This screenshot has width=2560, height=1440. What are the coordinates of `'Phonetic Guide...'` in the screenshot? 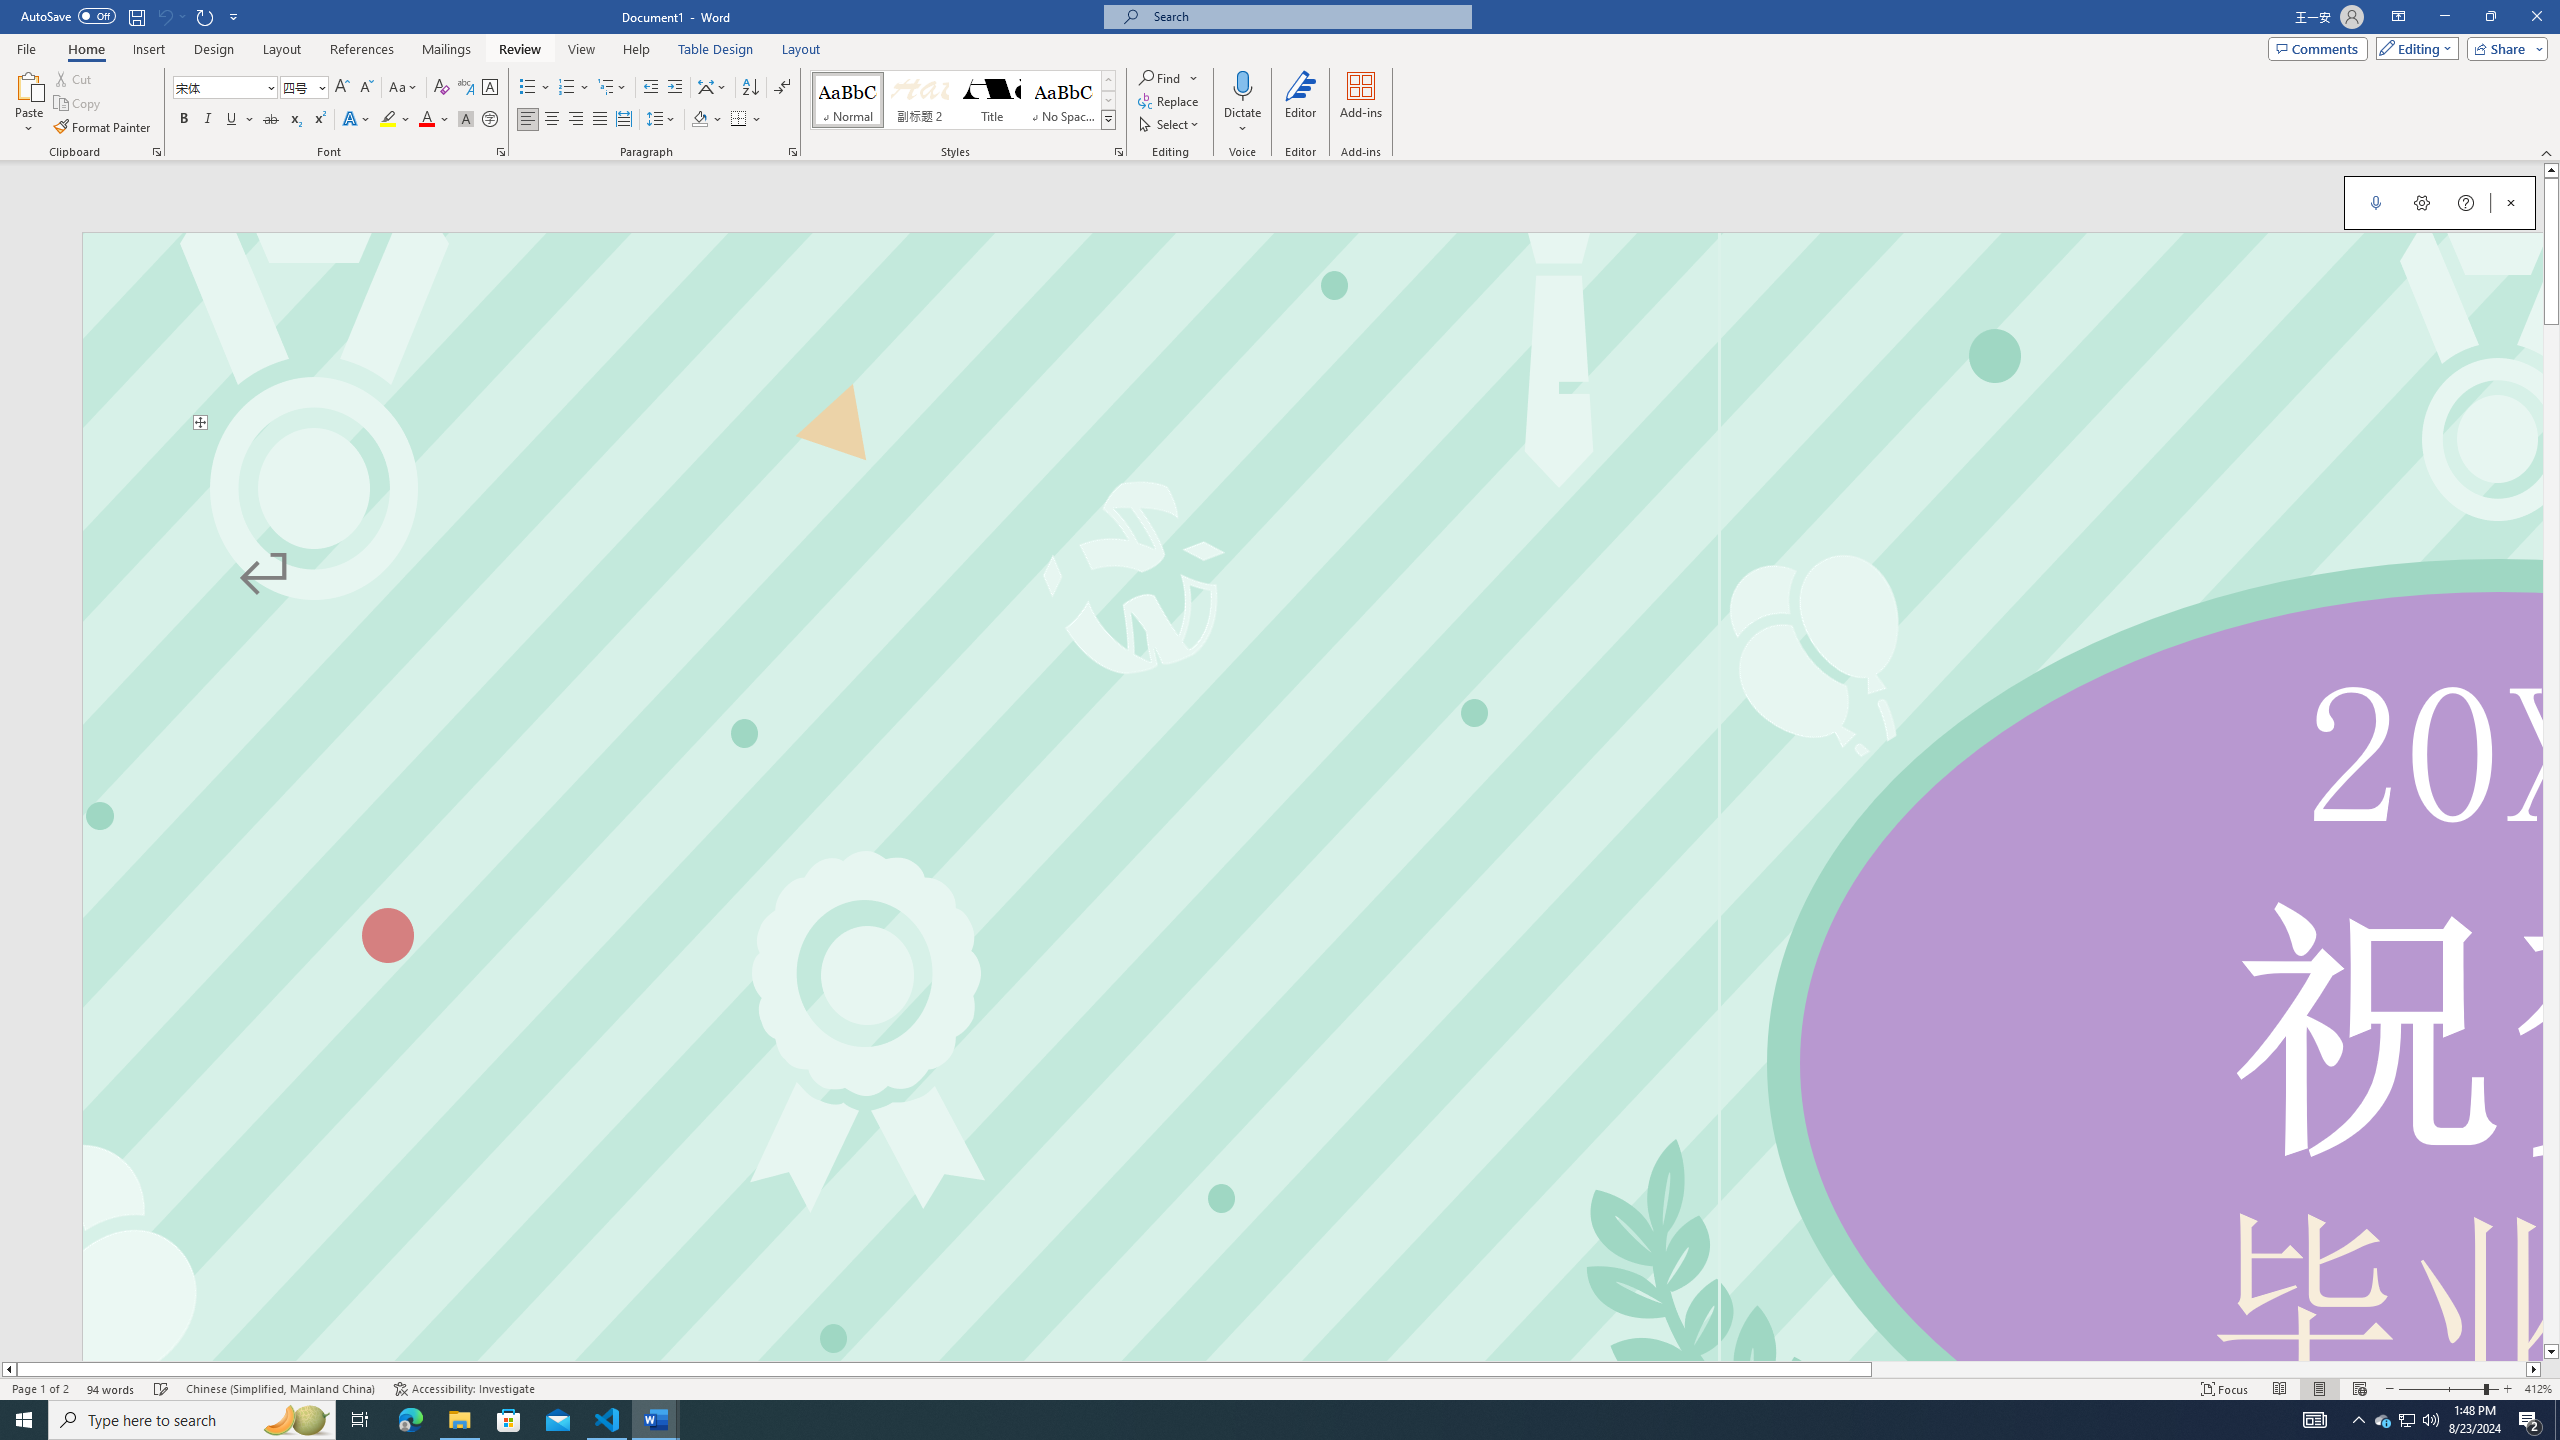 It's located at (464, 87).